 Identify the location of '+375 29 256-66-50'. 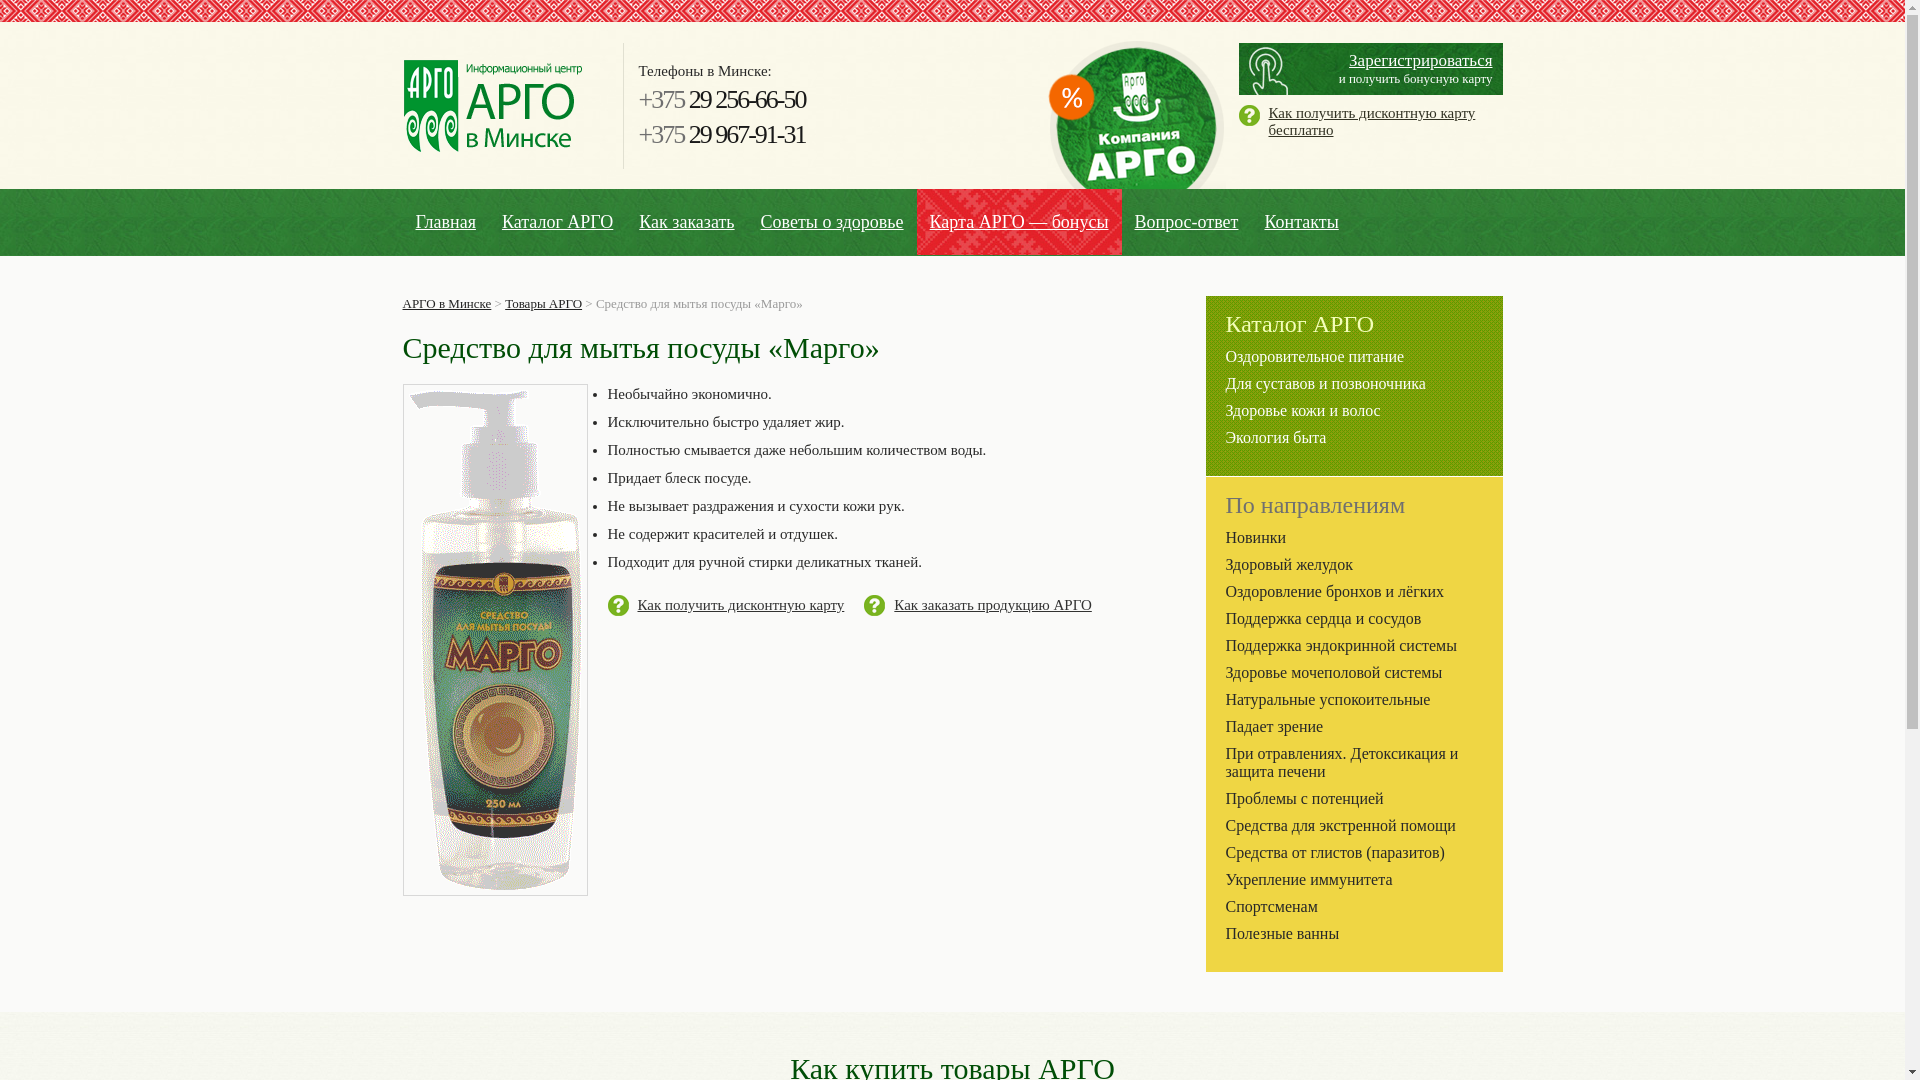
(720, 99).